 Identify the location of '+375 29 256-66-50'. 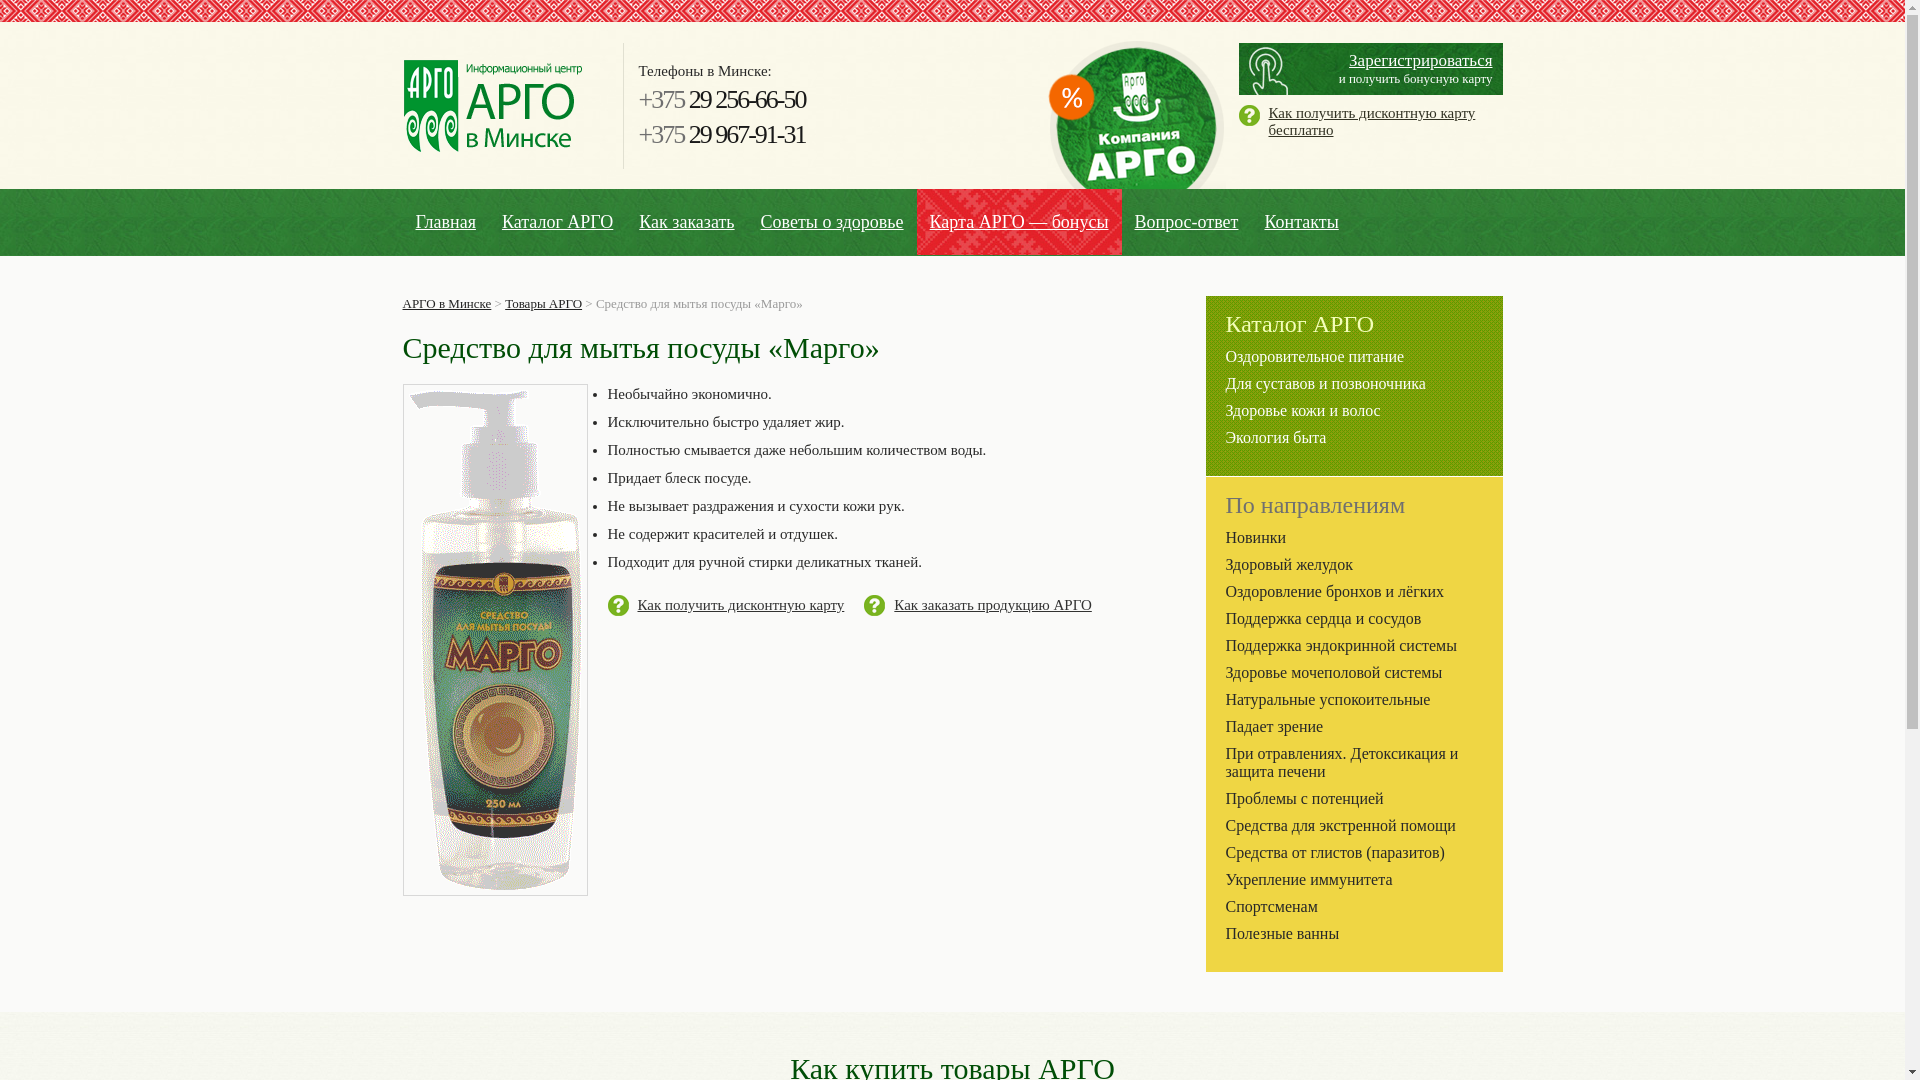
(720, 99).